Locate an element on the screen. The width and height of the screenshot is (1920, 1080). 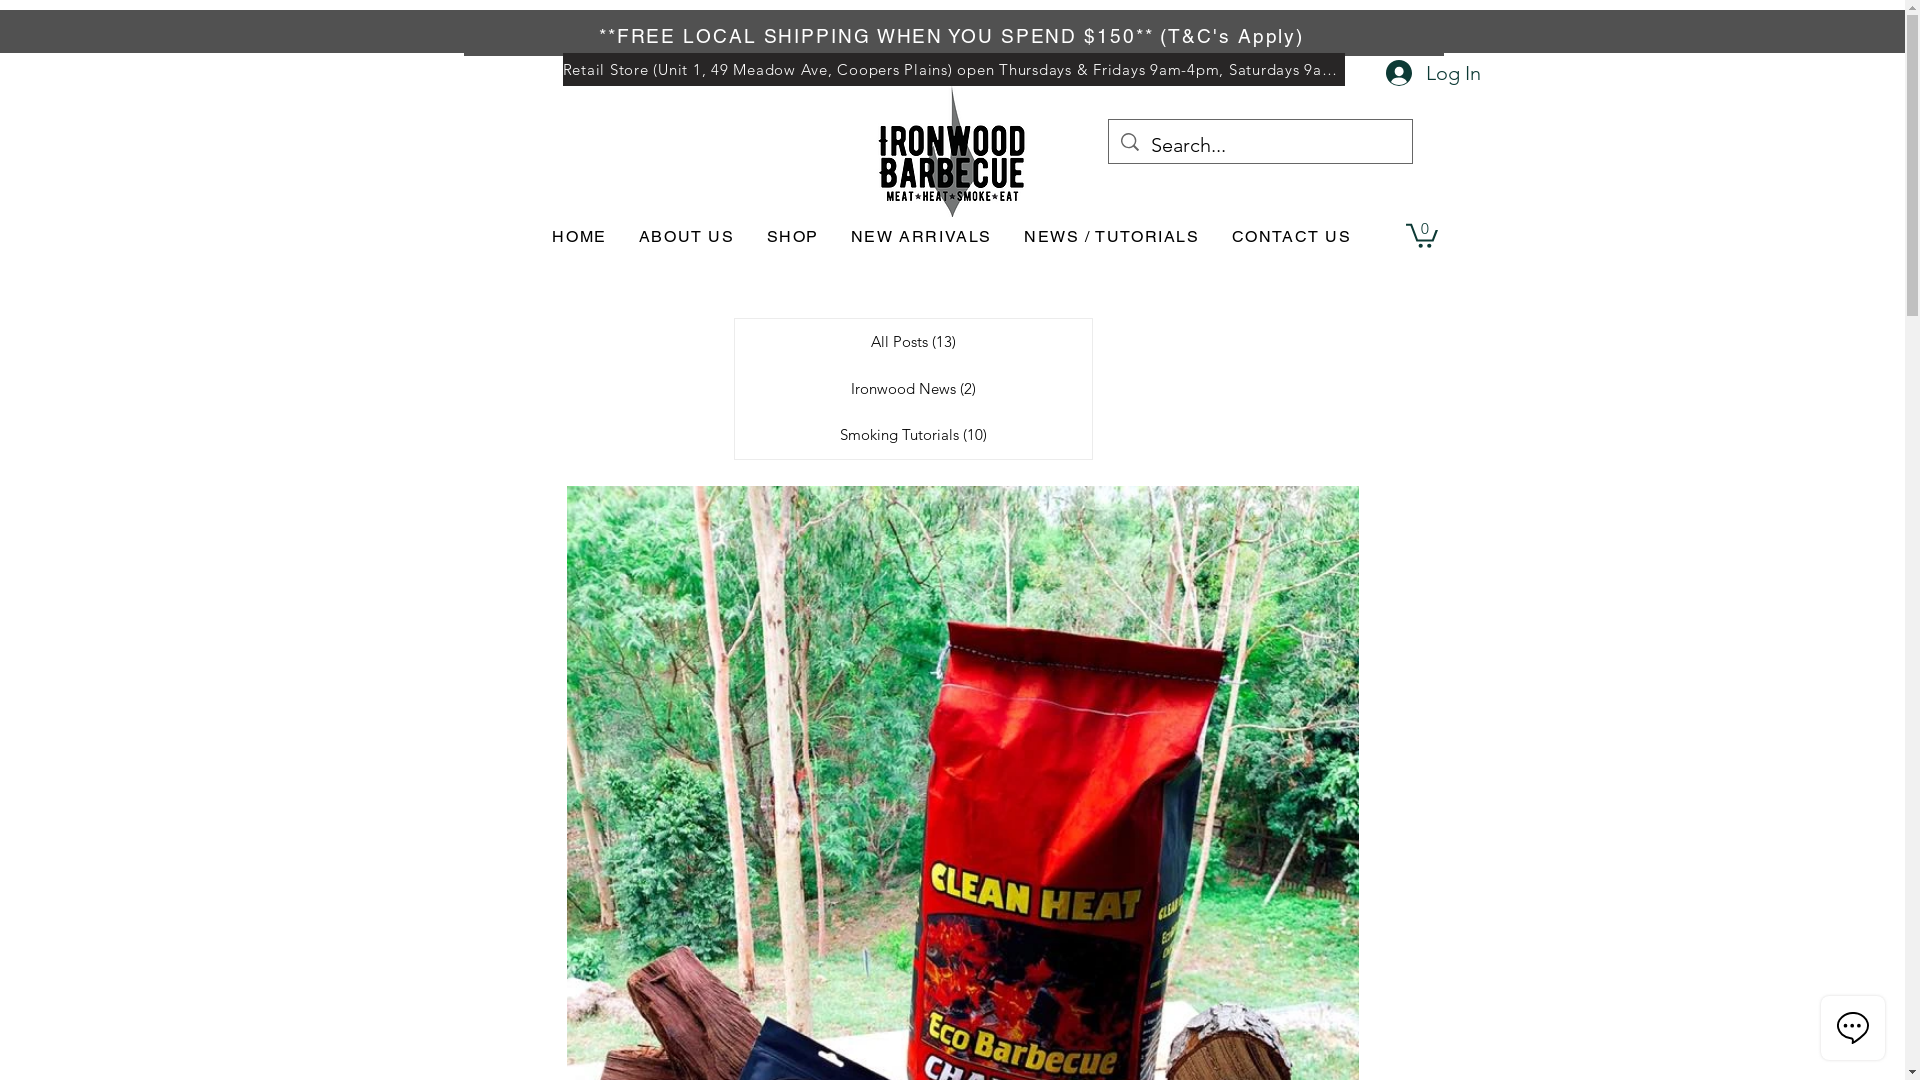
'Ironwood News (2)' is located at coordinates (911, 389).